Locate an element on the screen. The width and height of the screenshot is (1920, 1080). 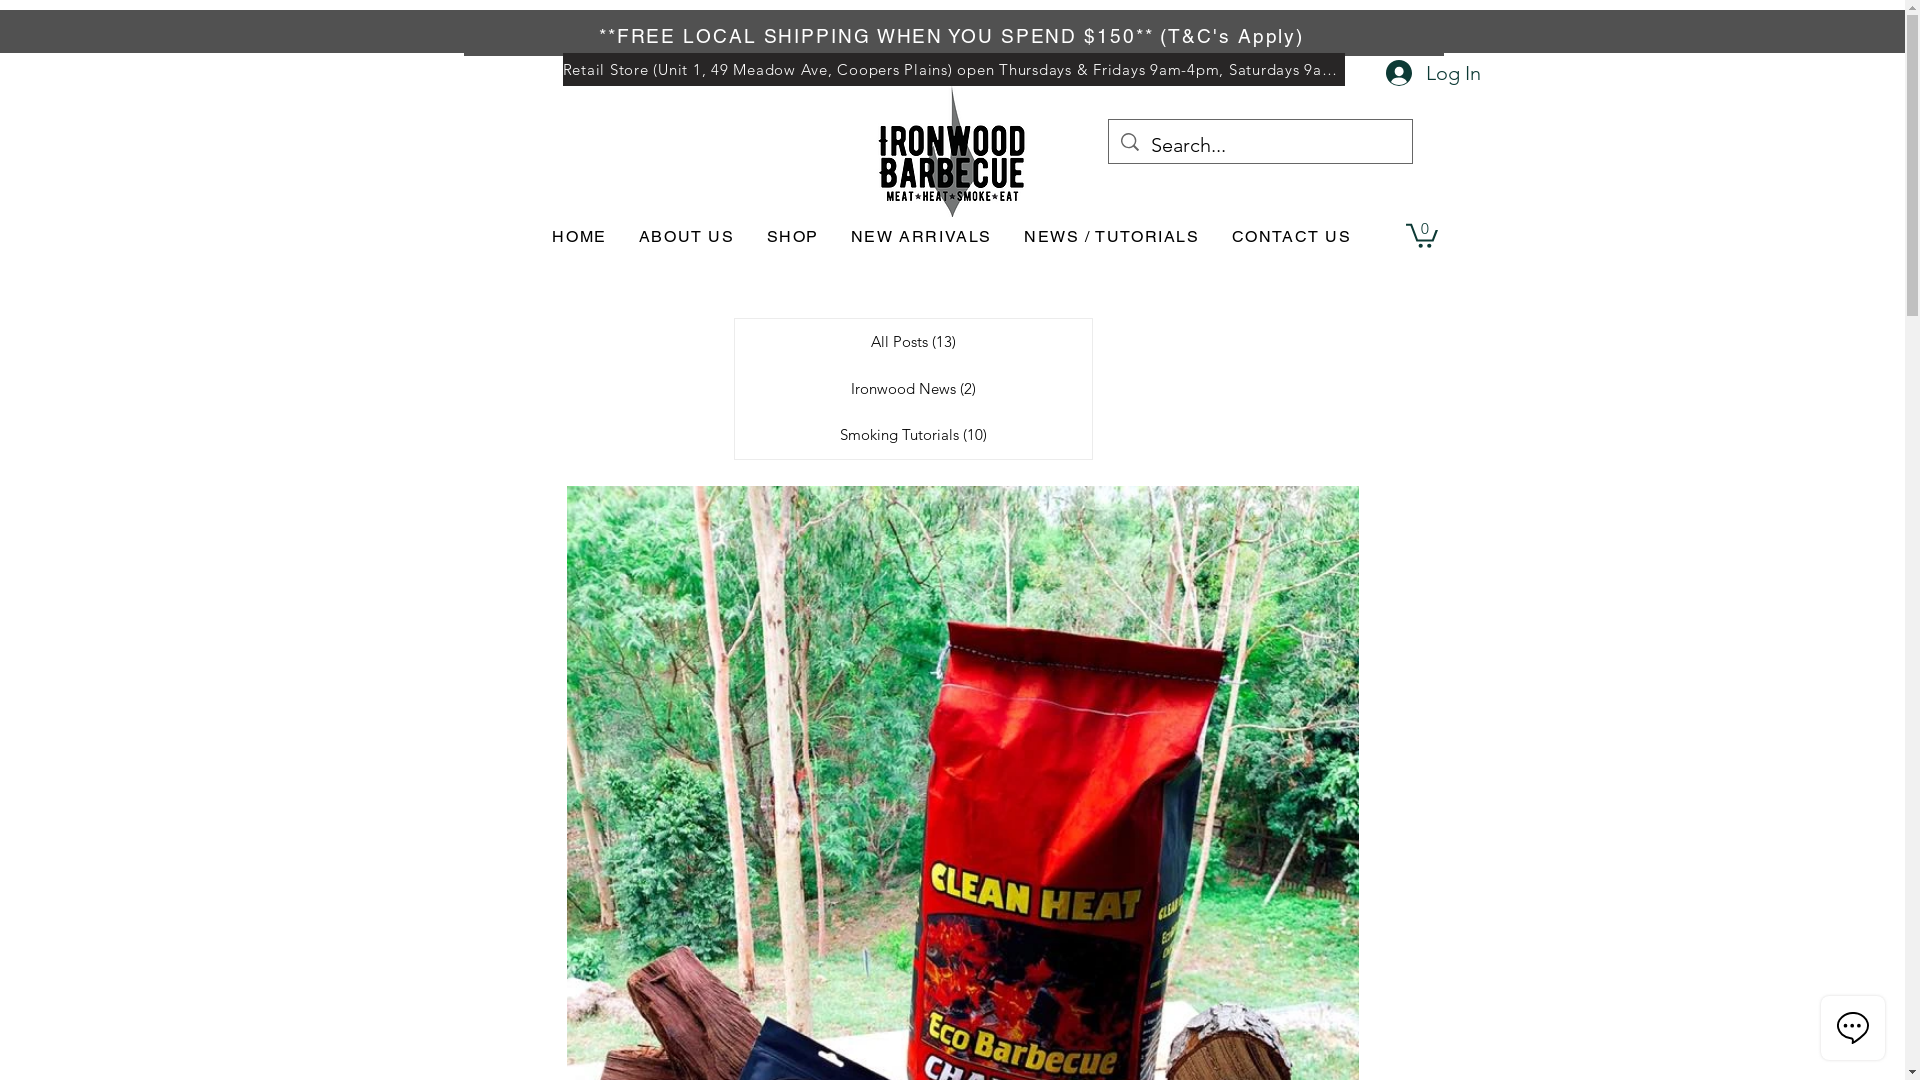
'Ironwood News (2)' is located at coordinates (911, 389).